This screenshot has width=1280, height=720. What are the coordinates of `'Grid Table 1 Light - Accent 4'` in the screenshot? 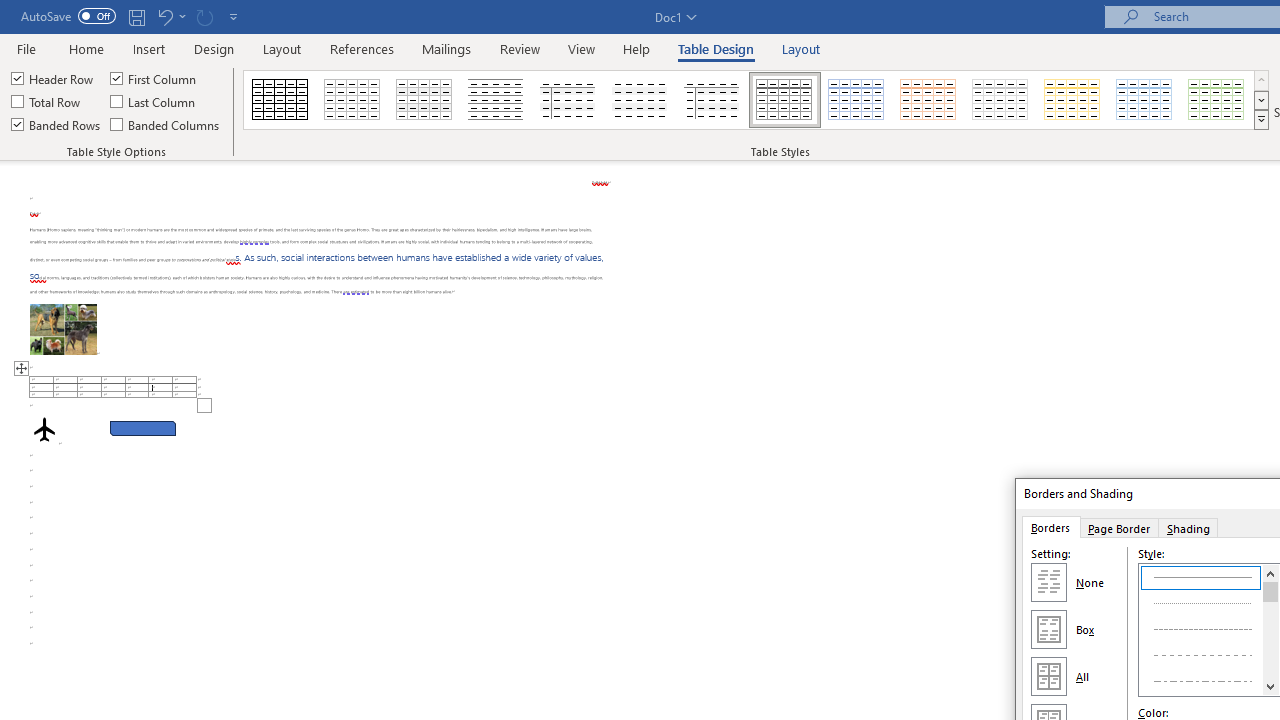 It's located at (1071, 100).